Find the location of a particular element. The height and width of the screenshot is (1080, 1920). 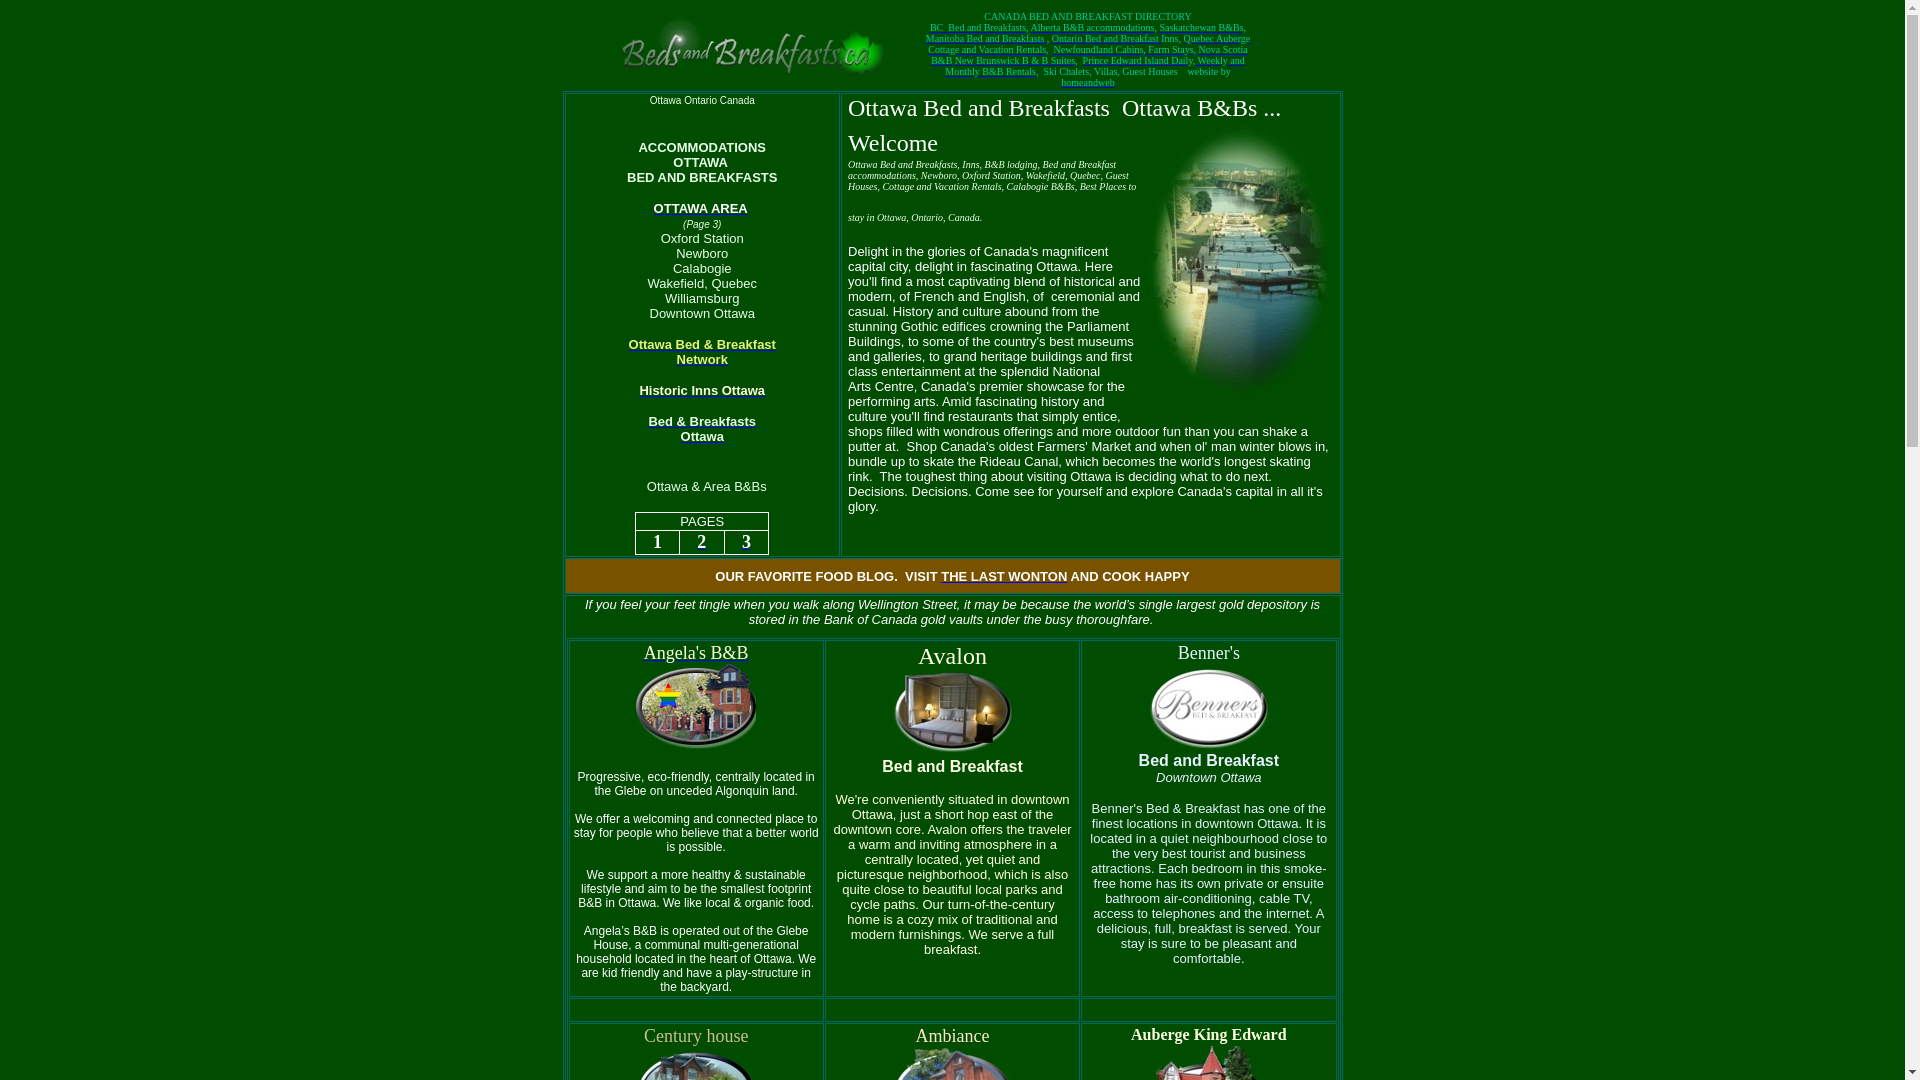

'homeandweb' is located at coordinates (1086, 81).